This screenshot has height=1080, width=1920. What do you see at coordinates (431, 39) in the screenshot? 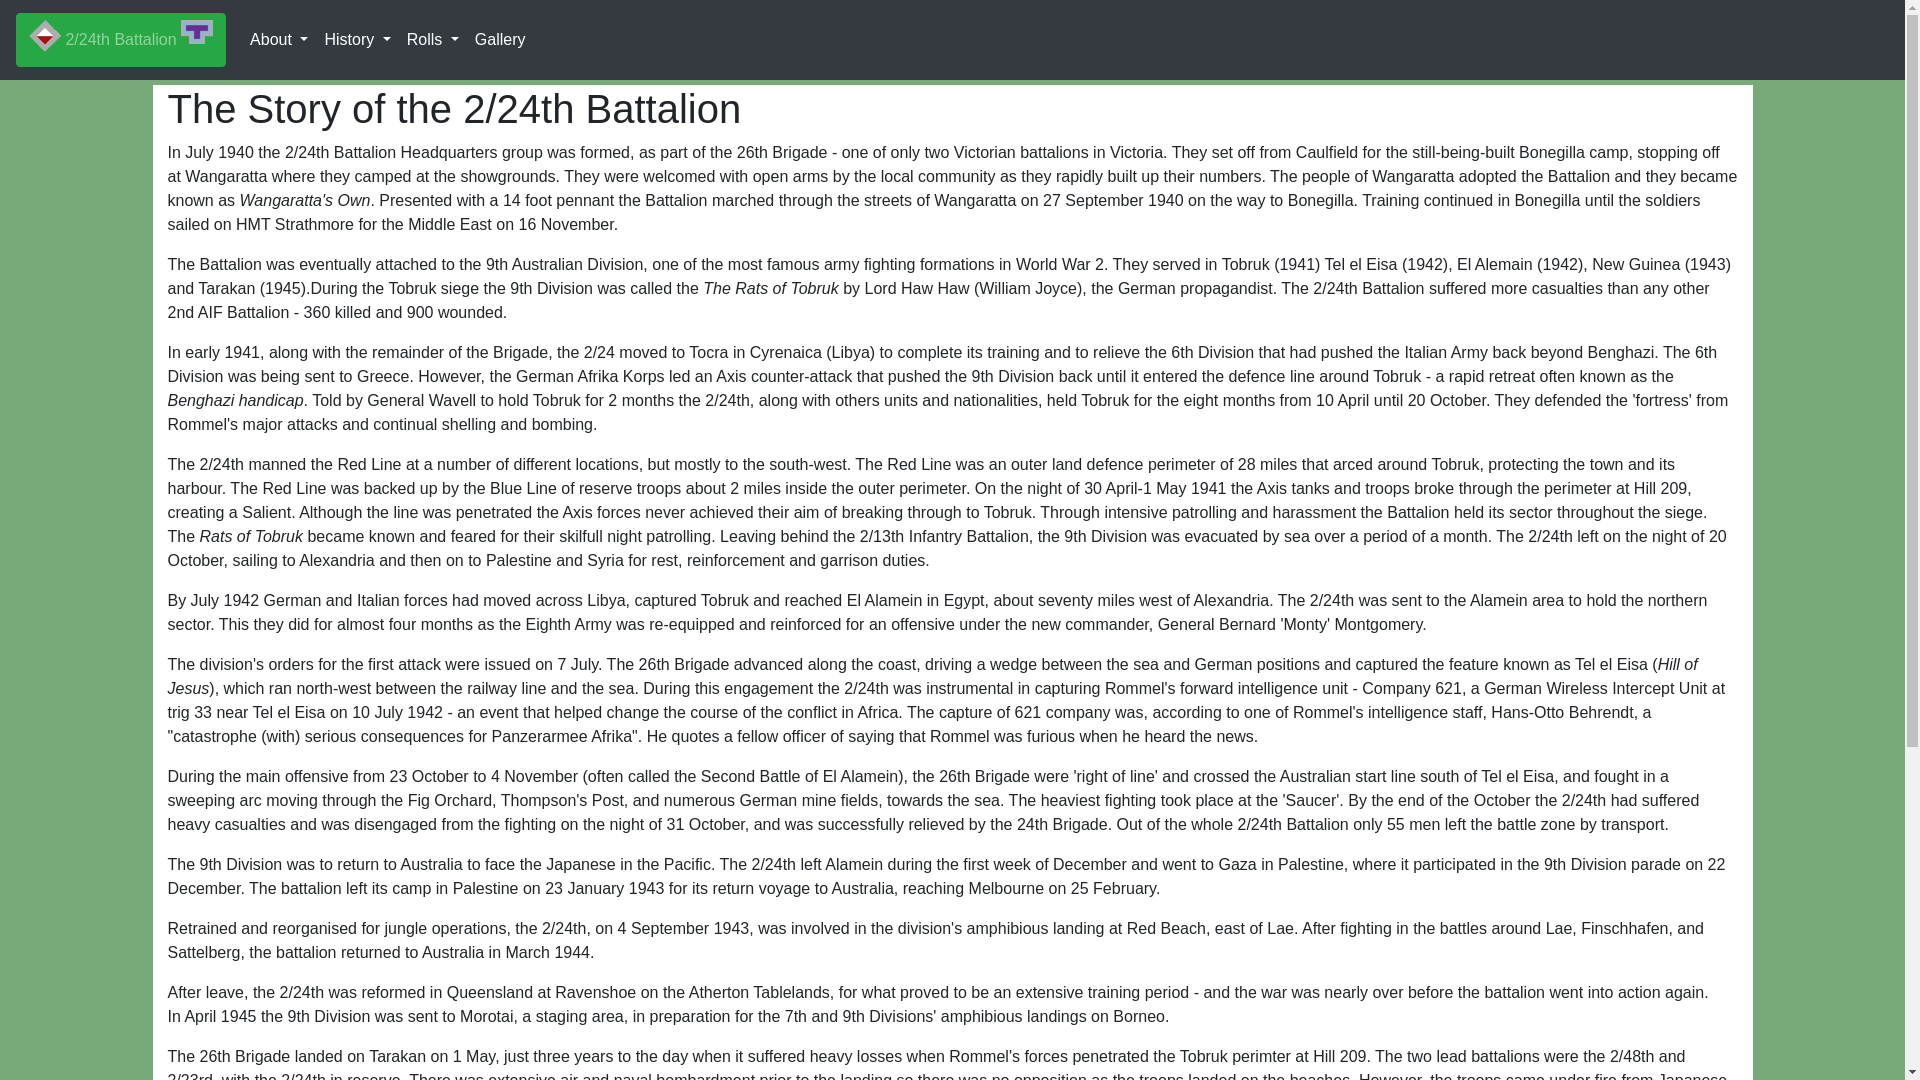
I see `'Rolls'` at bounding box center [431, 39].